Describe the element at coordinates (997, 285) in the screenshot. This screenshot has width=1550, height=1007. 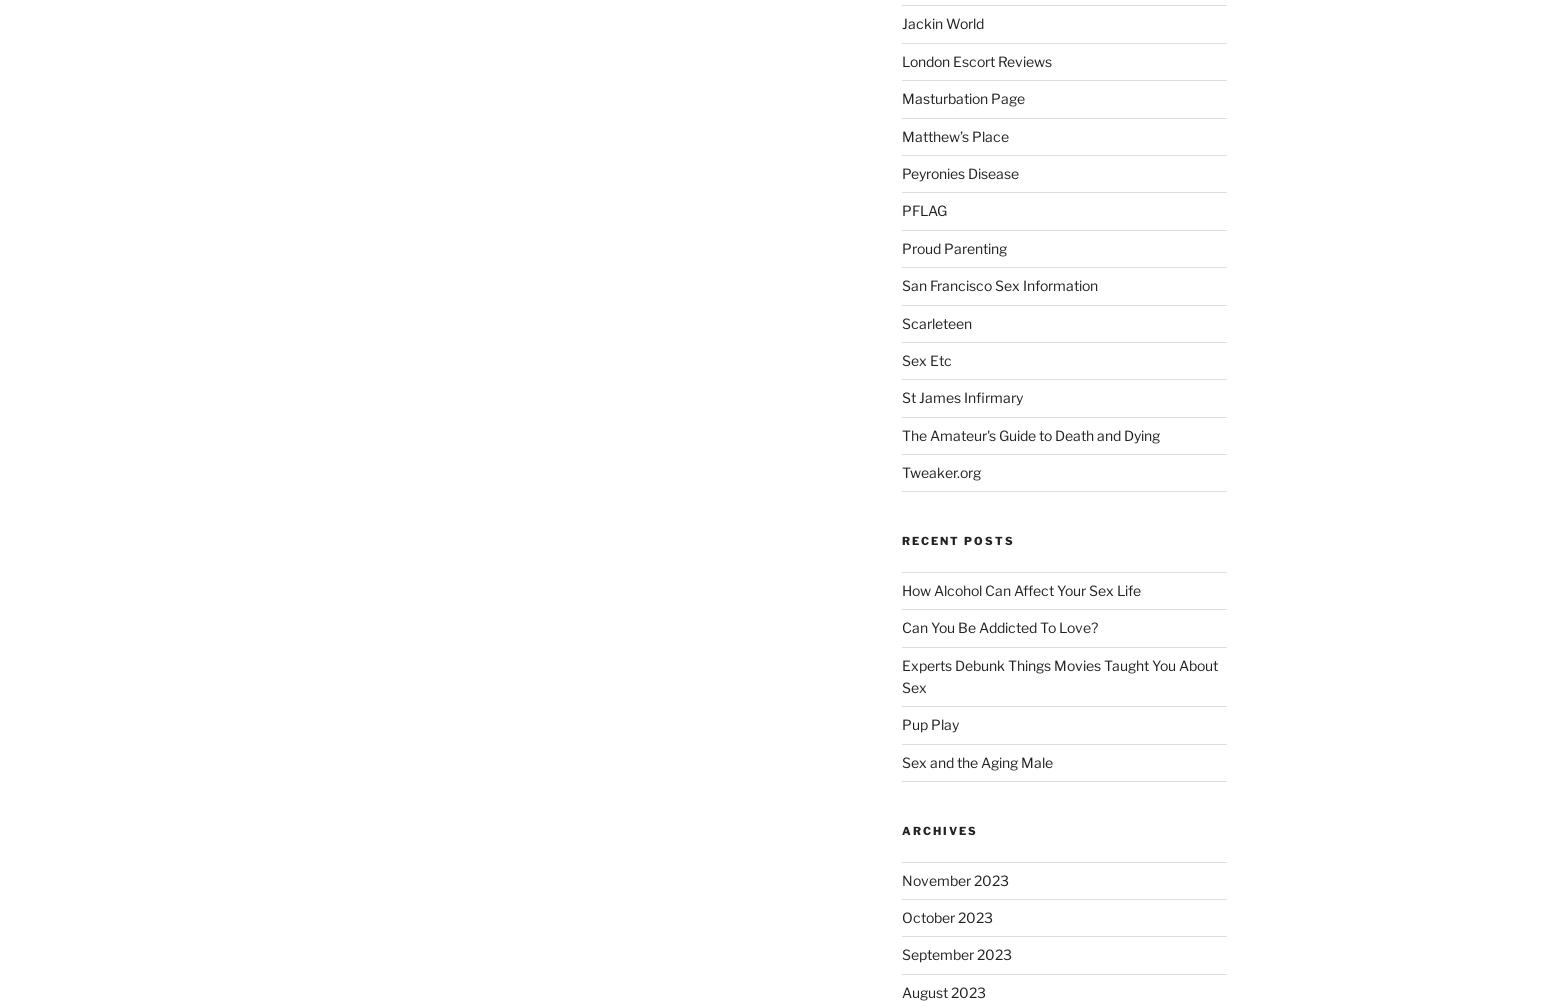
I see `'San Francisco Sex Information'` at that location.